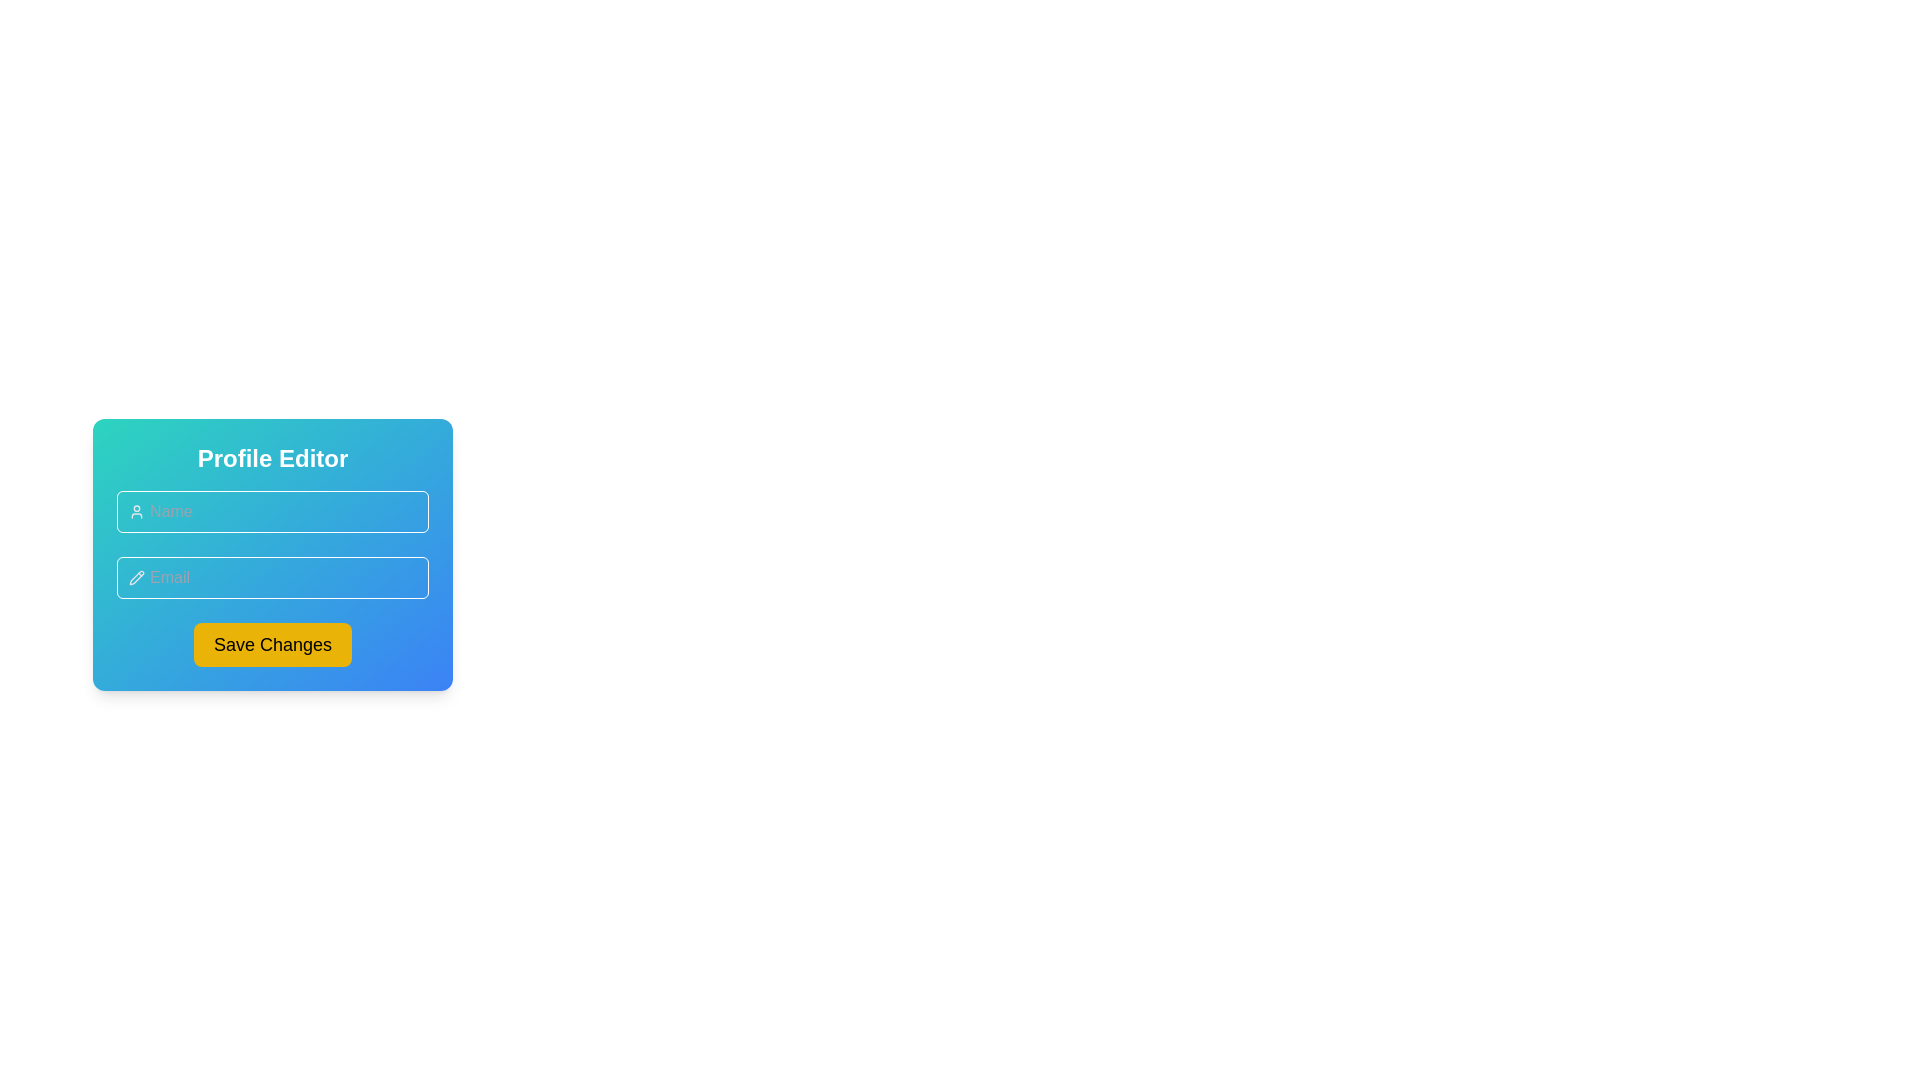 Image resolution: width=1920 pixels, height=1080 pixels. What do you see at coordinates (136, 578) in the screenshot?
I see `the pencil icon indicating the edit function within the Email input field, positioned towards the left side and vertically centered` at bounding box center [136, 578].